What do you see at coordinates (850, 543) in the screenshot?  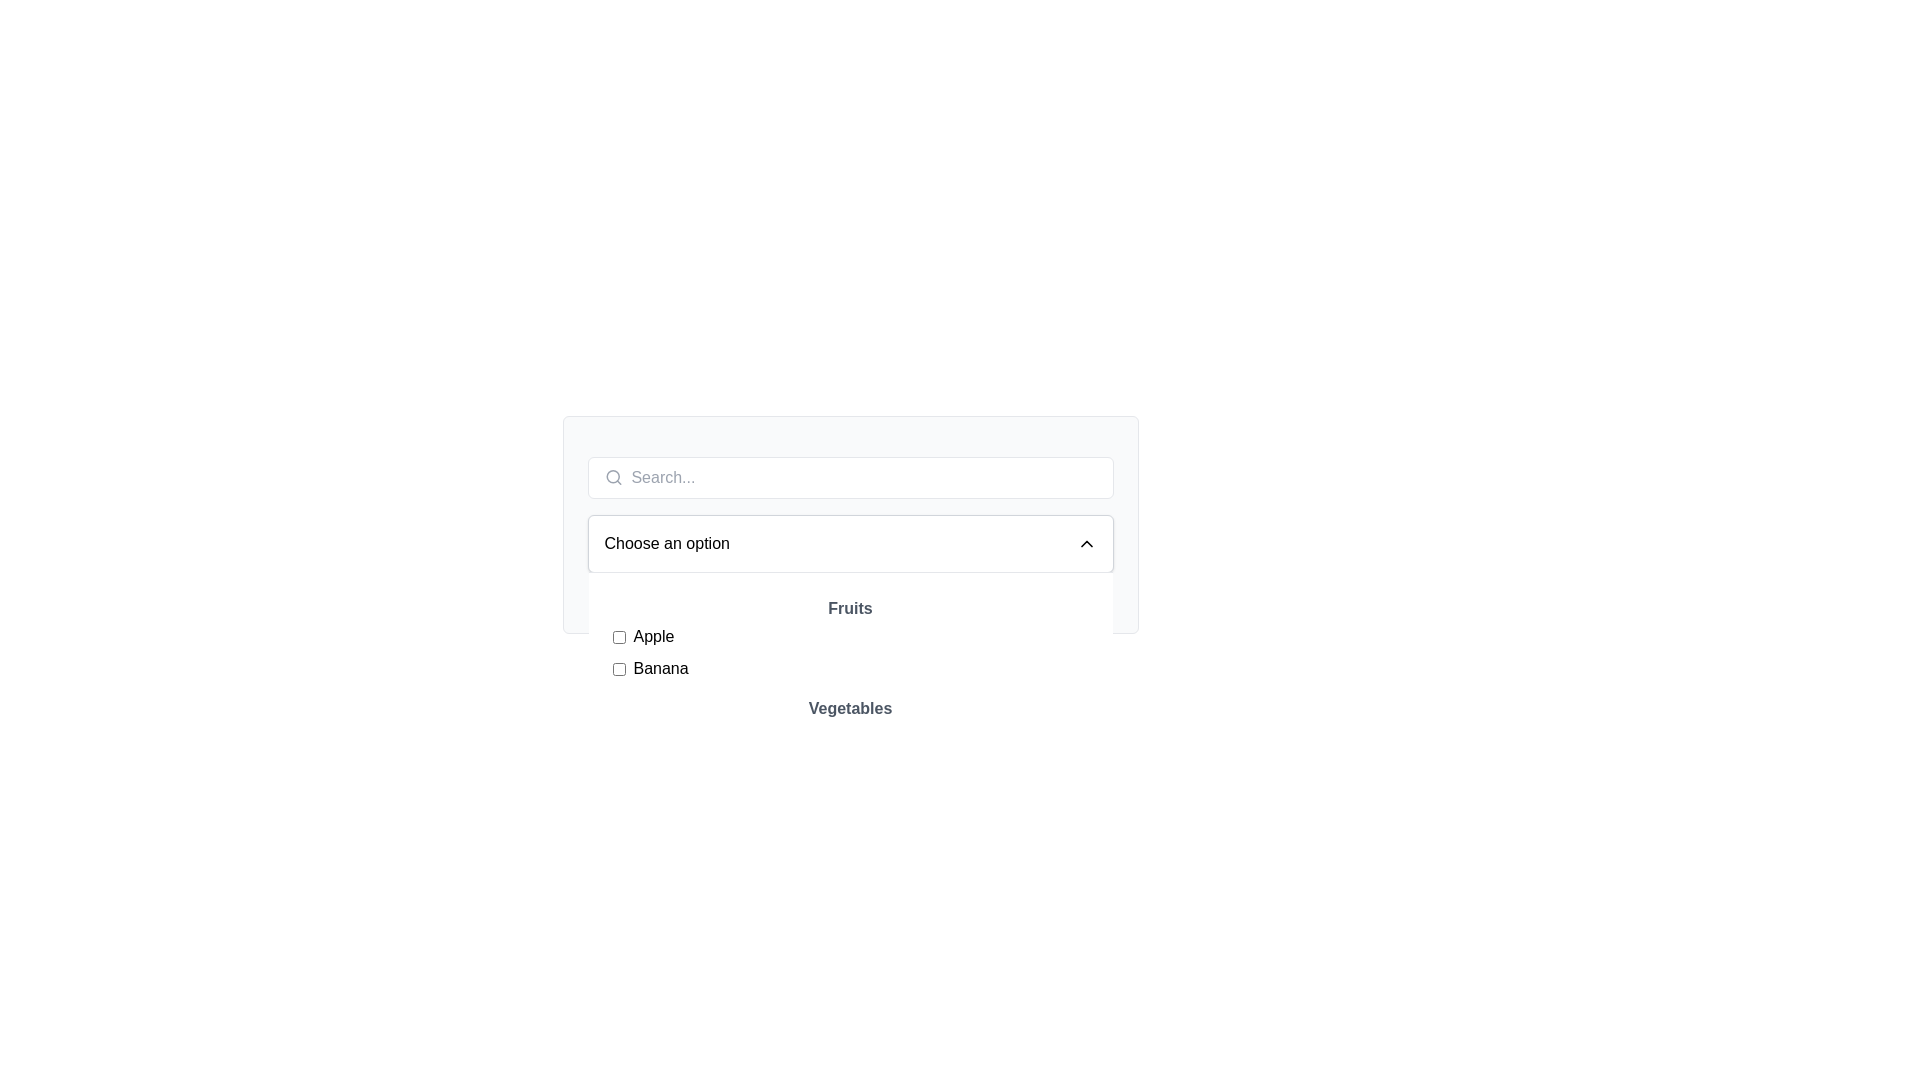 I see `the dropdown menu that has a white background and contains the text 'Choose an option' with a downward-pointing arrow icon` at bounding box center [850, 543].